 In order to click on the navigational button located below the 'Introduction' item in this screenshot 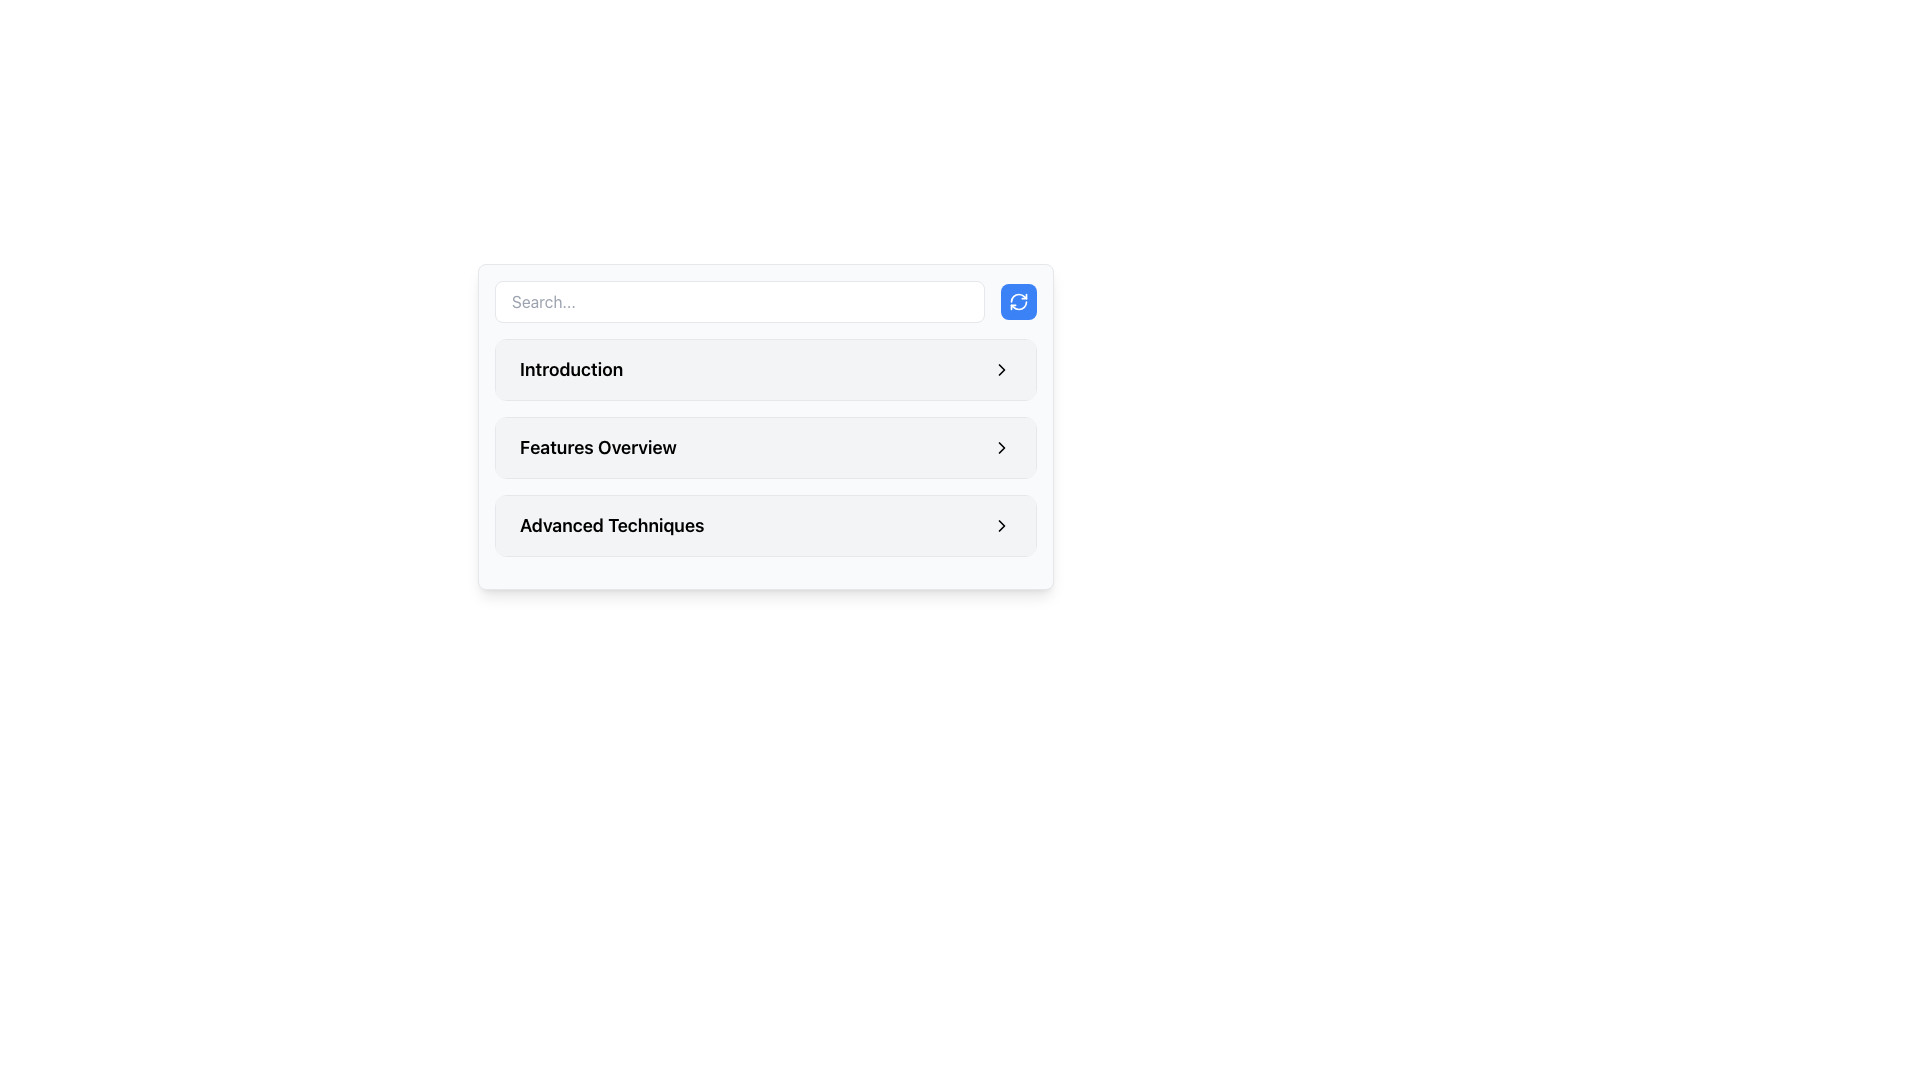, I will do `click(765, 446)`.